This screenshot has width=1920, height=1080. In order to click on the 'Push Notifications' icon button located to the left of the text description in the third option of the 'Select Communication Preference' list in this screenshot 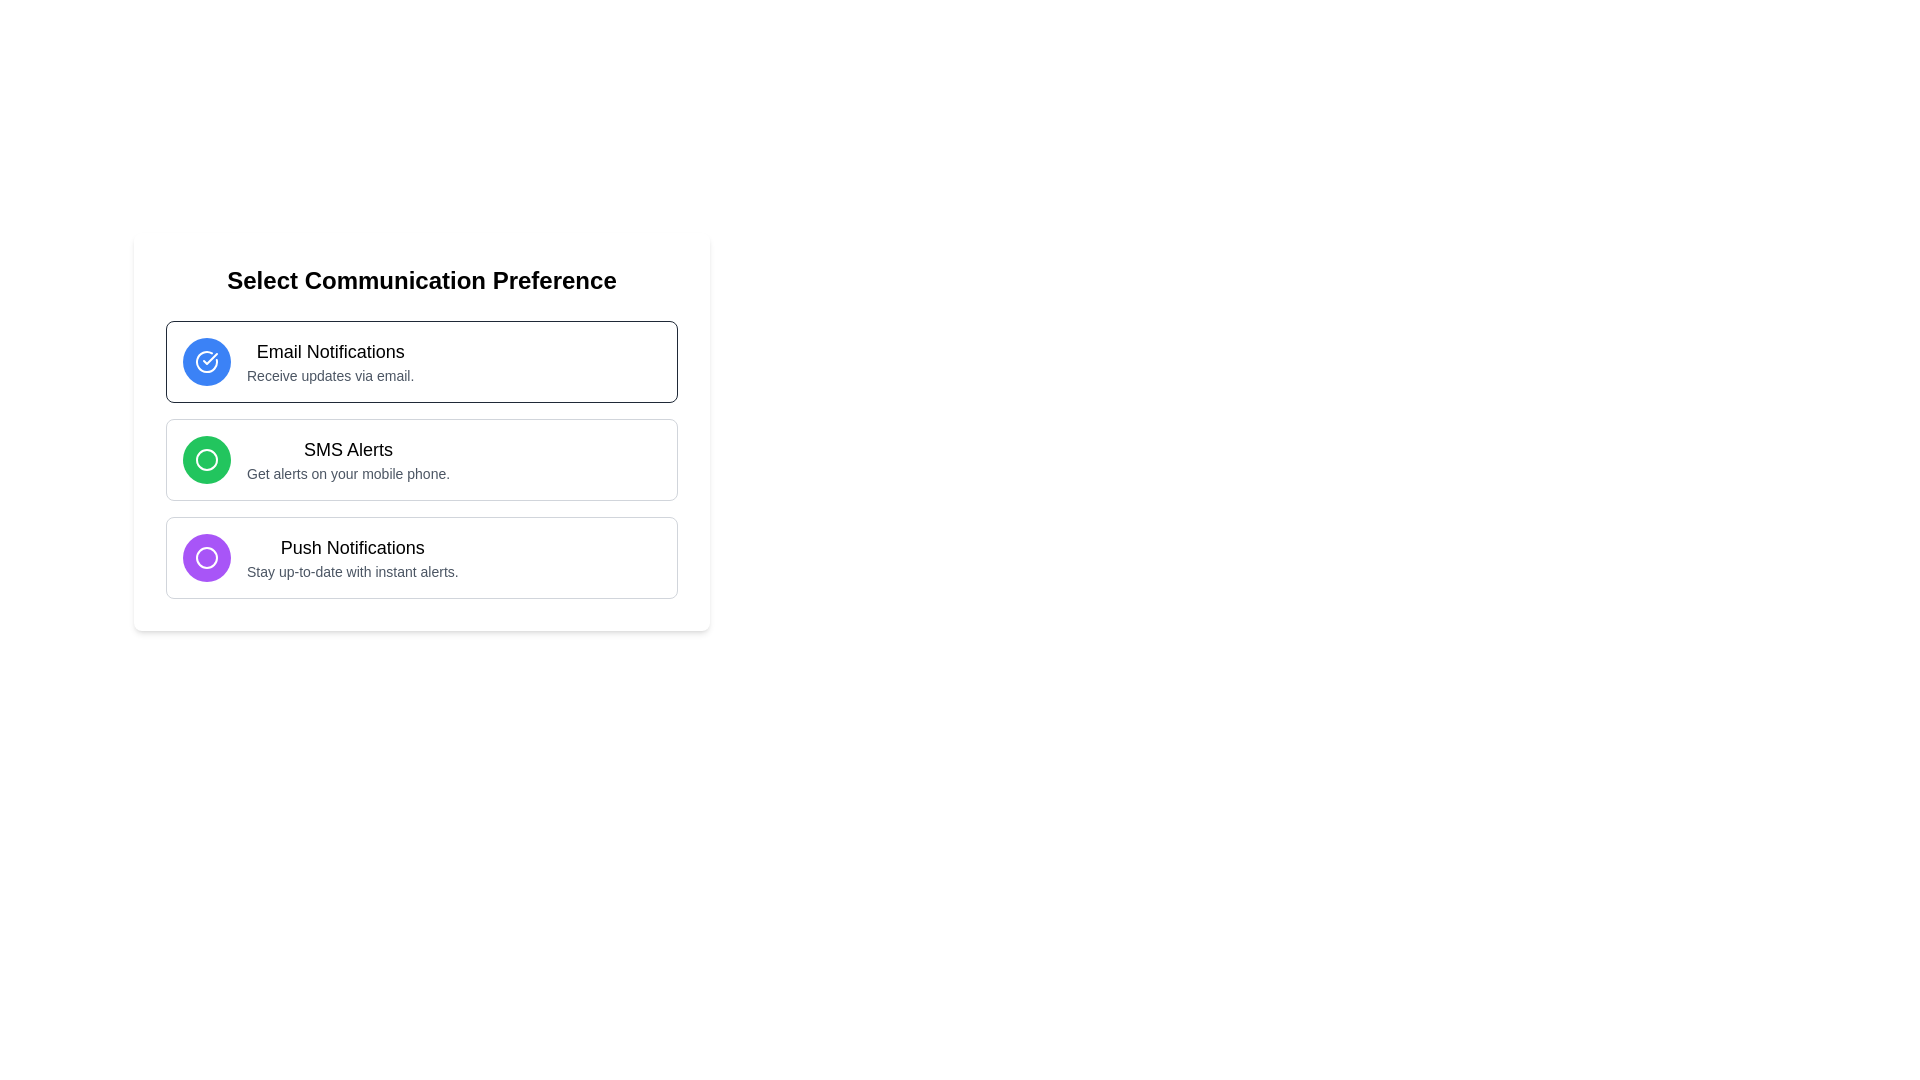, I will do `click(206, 558)`.